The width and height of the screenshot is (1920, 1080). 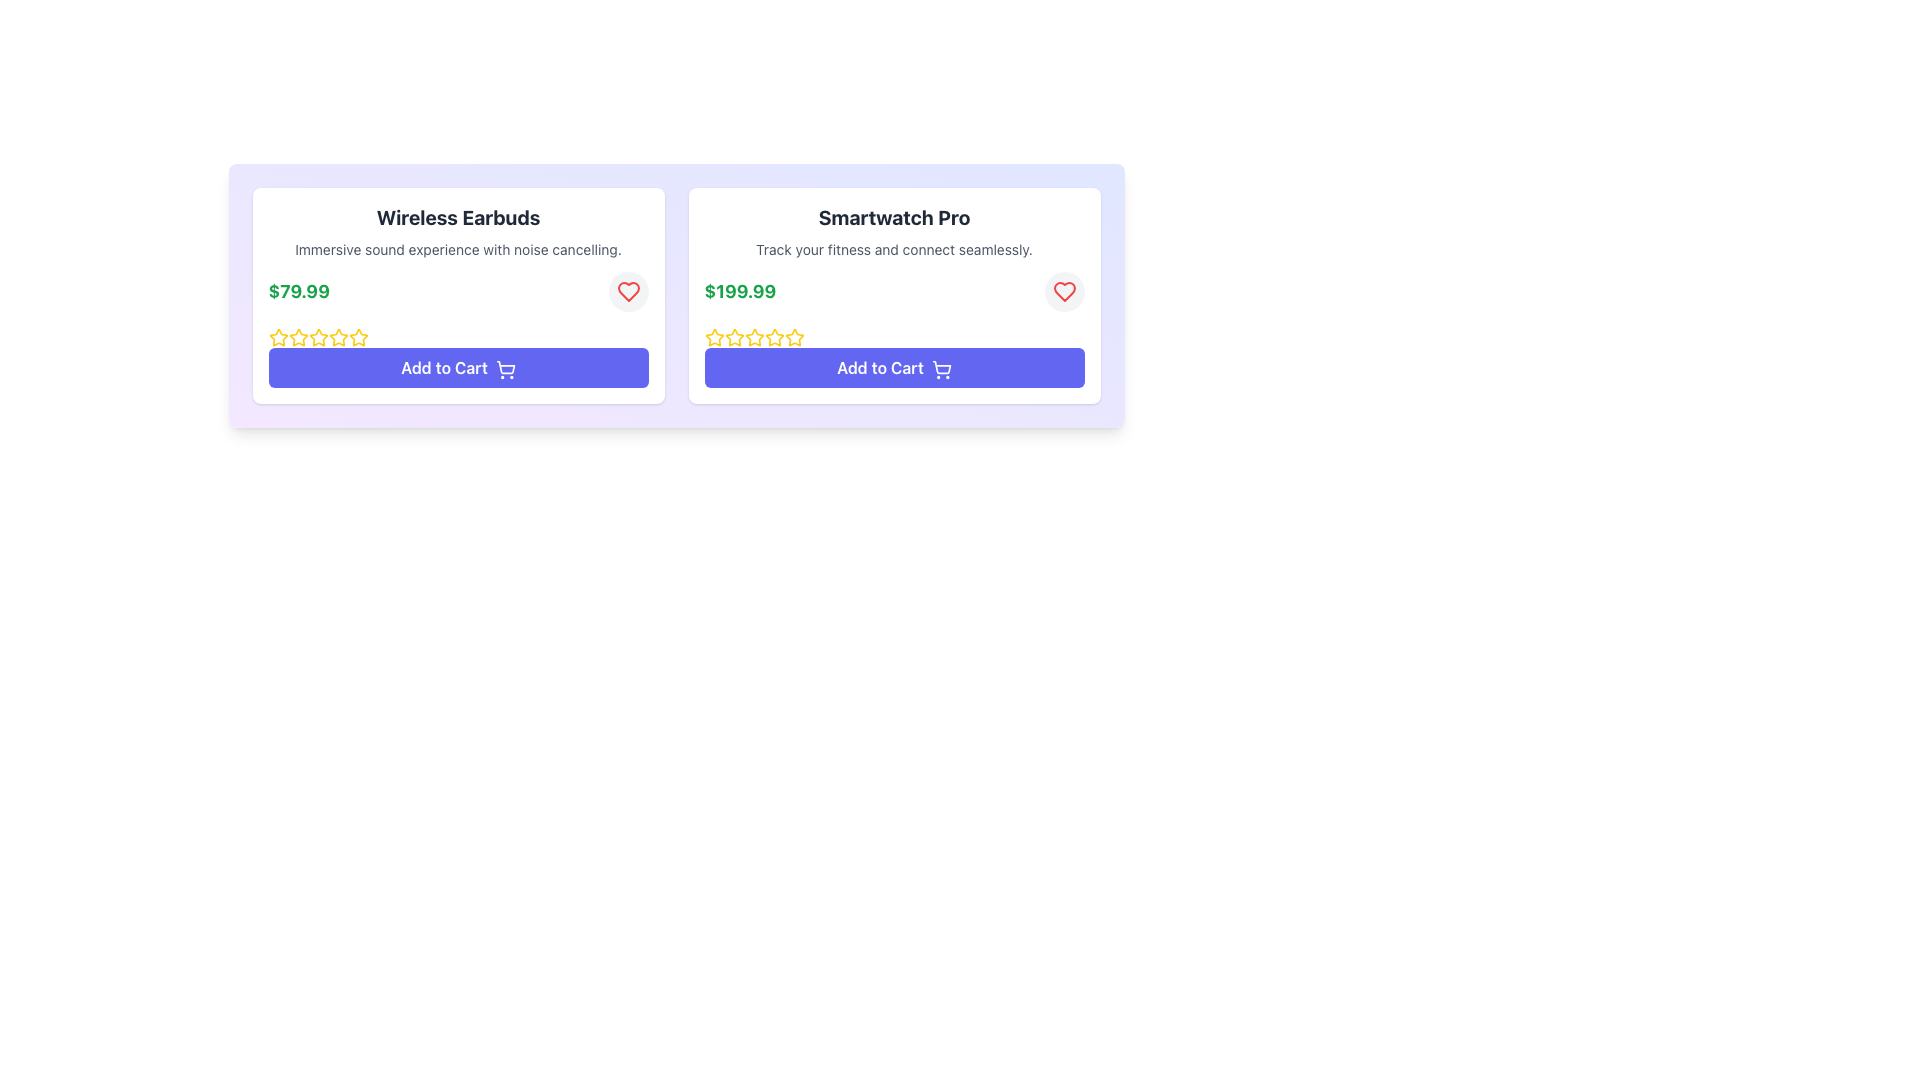 What do you see at coordinates (893, 367) in the screenshot?
I see `the 'Add to Cart' button with a purple background and a shopping cart icon` at bounding box center [893, 367].